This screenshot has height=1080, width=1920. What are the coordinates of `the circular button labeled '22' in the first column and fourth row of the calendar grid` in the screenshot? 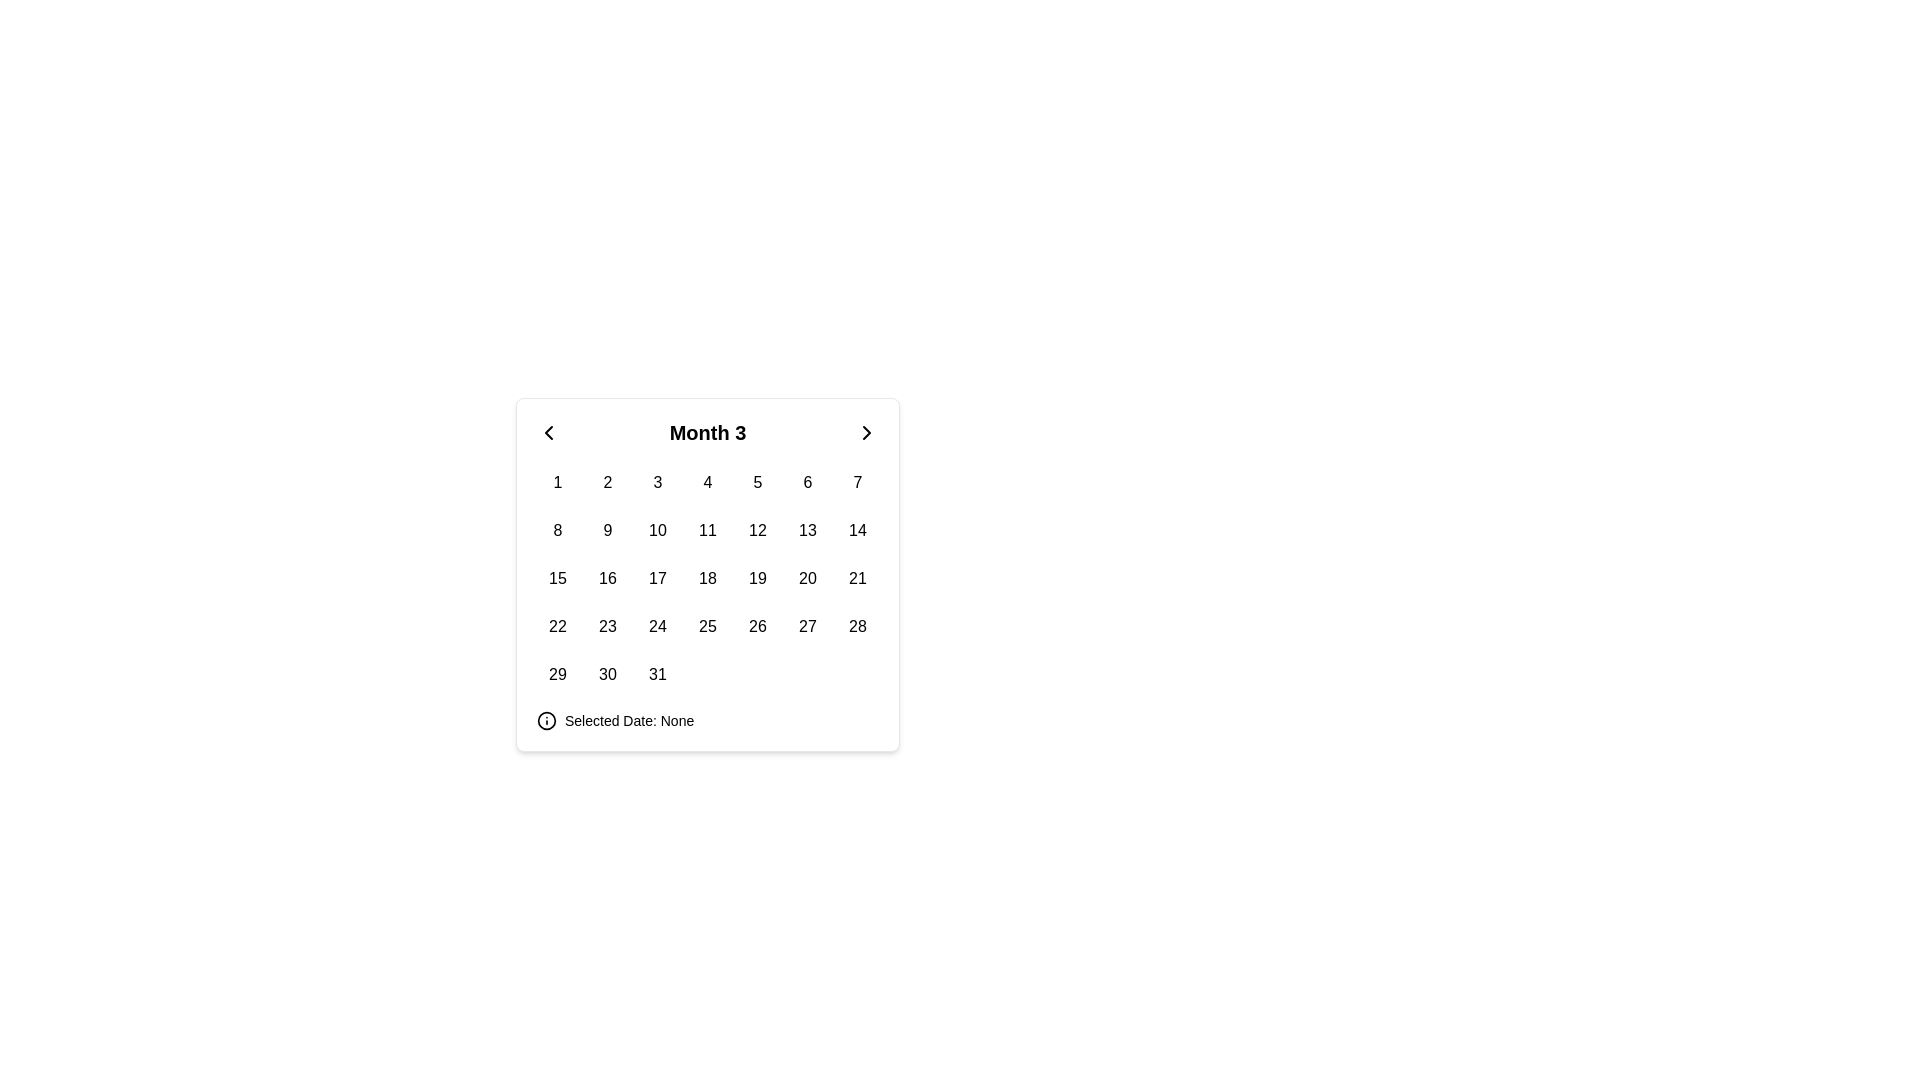 It's located at (557, 626).